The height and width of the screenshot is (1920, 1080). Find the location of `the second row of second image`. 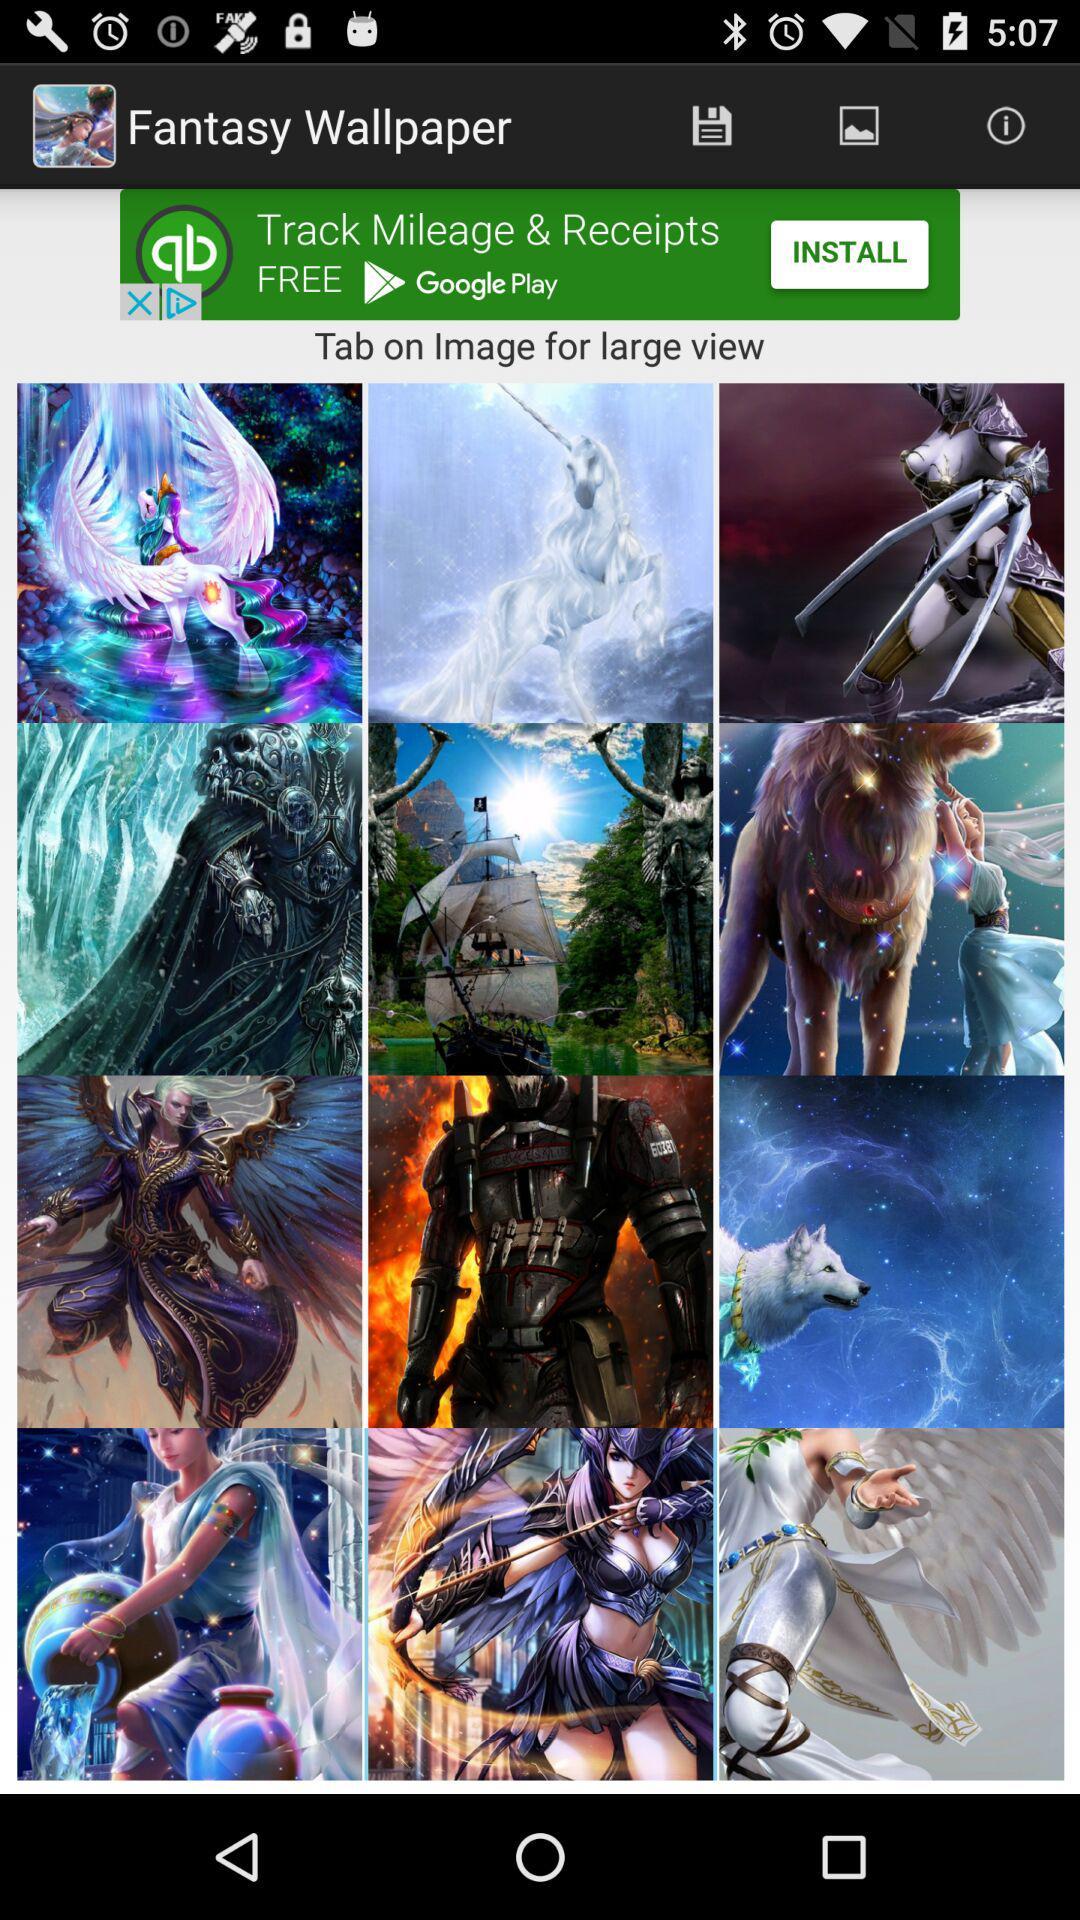

the second row of second image is located at coordinates (540, 898).